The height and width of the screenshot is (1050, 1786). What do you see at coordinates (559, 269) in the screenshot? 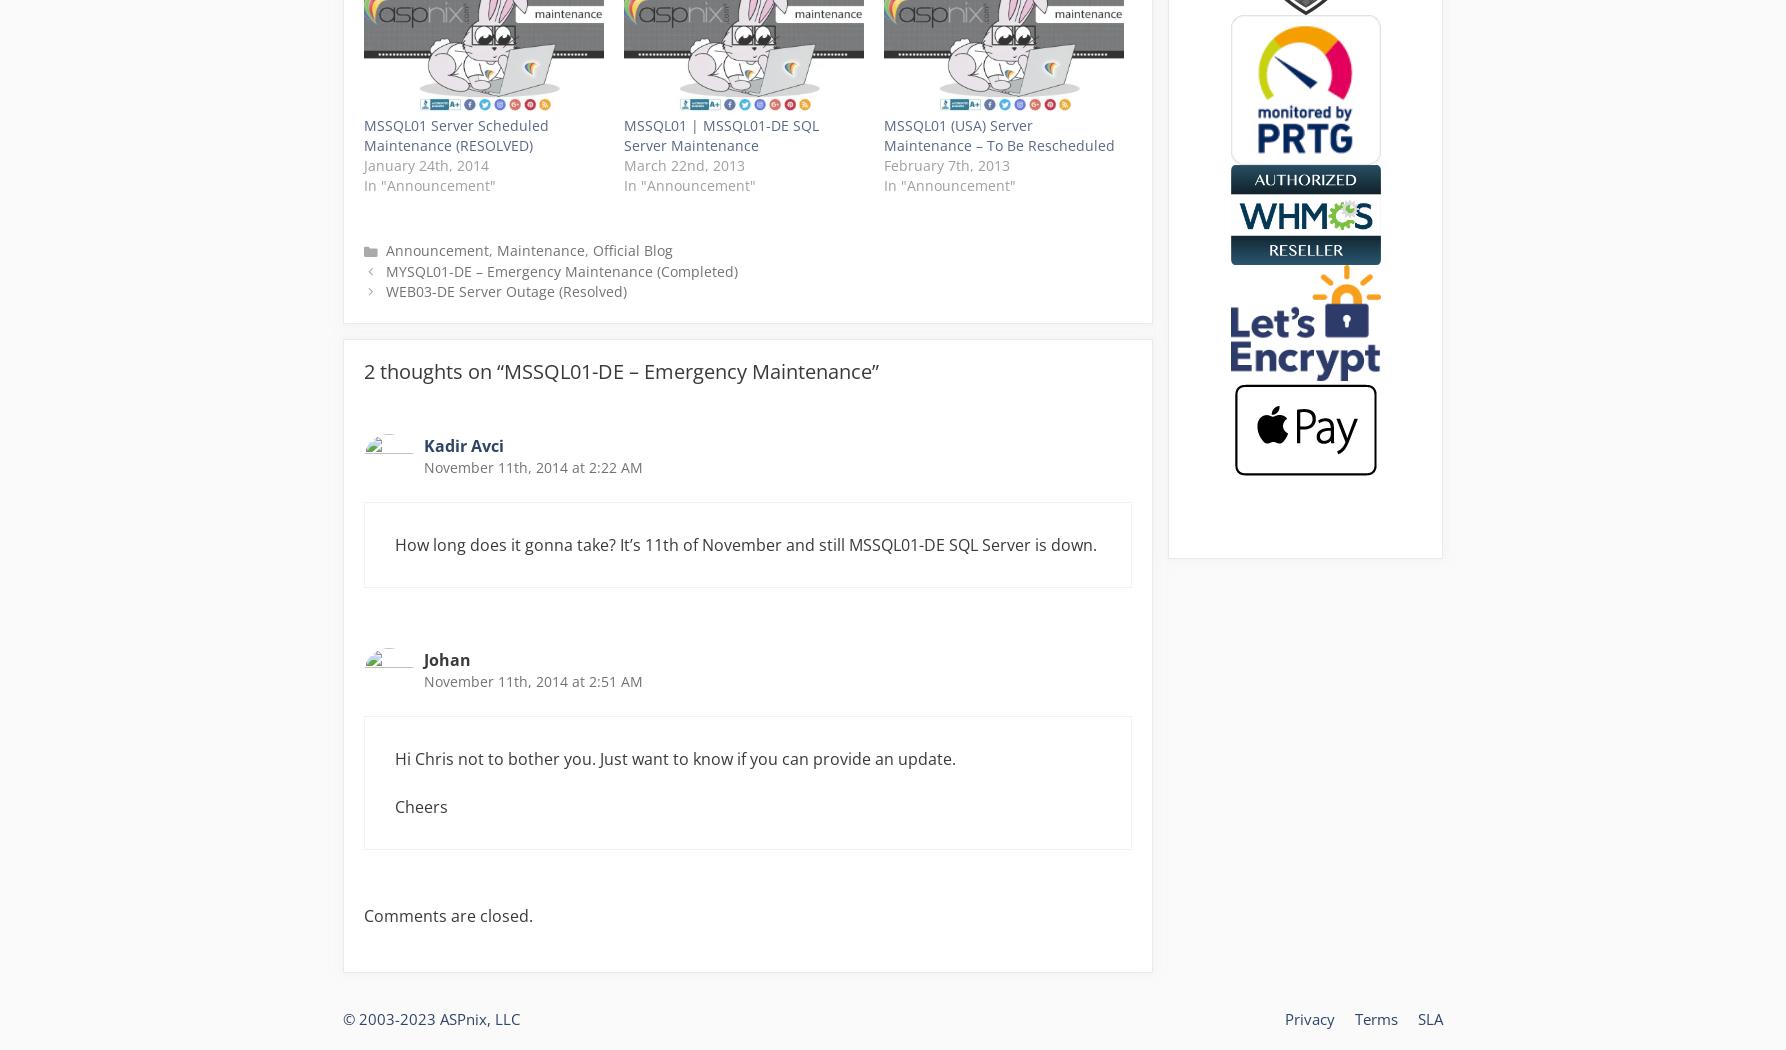
I see `'MYSQL01-DE – Emergency Maintenance (Completed)'` at bounding box center [559, 269].